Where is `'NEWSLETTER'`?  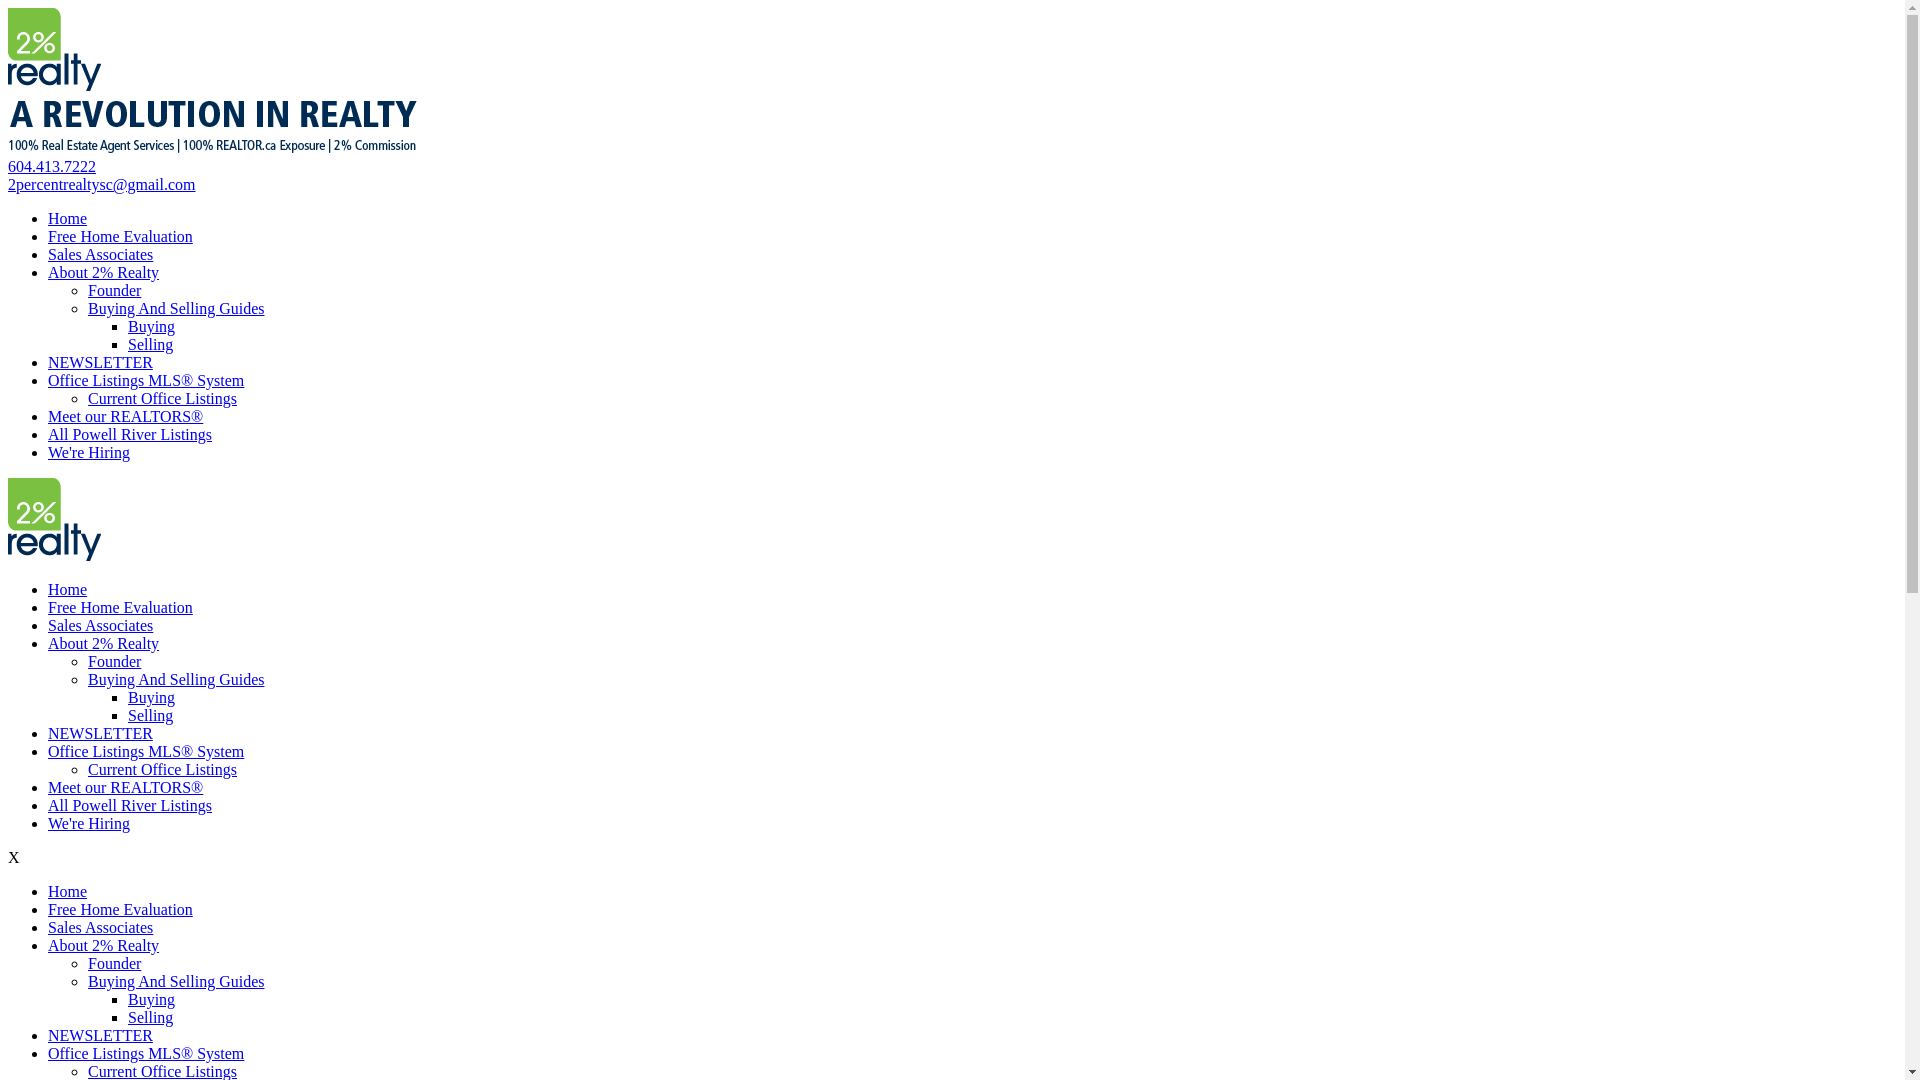
'NEWSLETTER' is located at coordinates (99, 733).